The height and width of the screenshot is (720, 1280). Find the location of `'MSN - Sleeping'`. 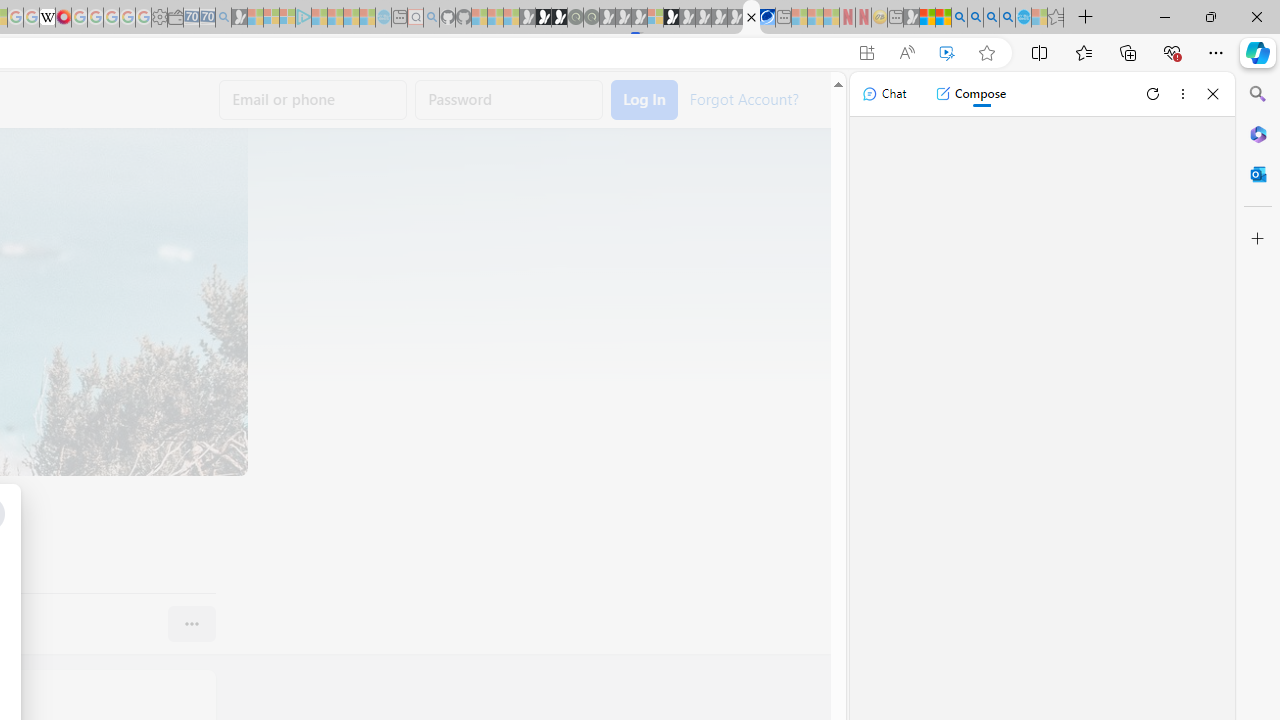

'MSN - Sleeping' is located at coordinates (910, 17).